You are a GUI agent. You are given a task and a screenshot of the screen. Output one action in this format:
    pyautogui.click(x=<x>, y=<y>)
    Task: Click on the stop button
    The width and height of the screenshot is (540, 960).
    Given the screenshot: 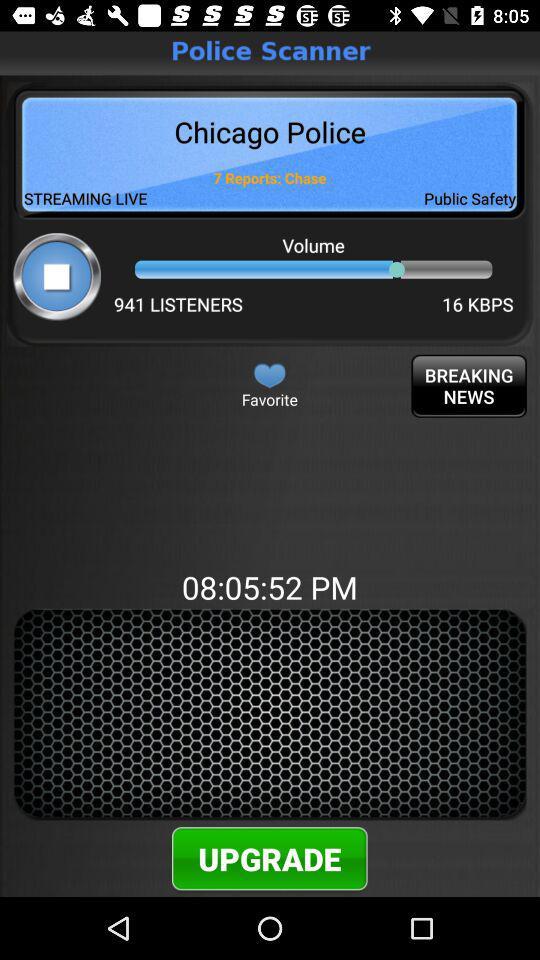 What is the action you would take?
    pyautogui.click(x=57, y=275)
    